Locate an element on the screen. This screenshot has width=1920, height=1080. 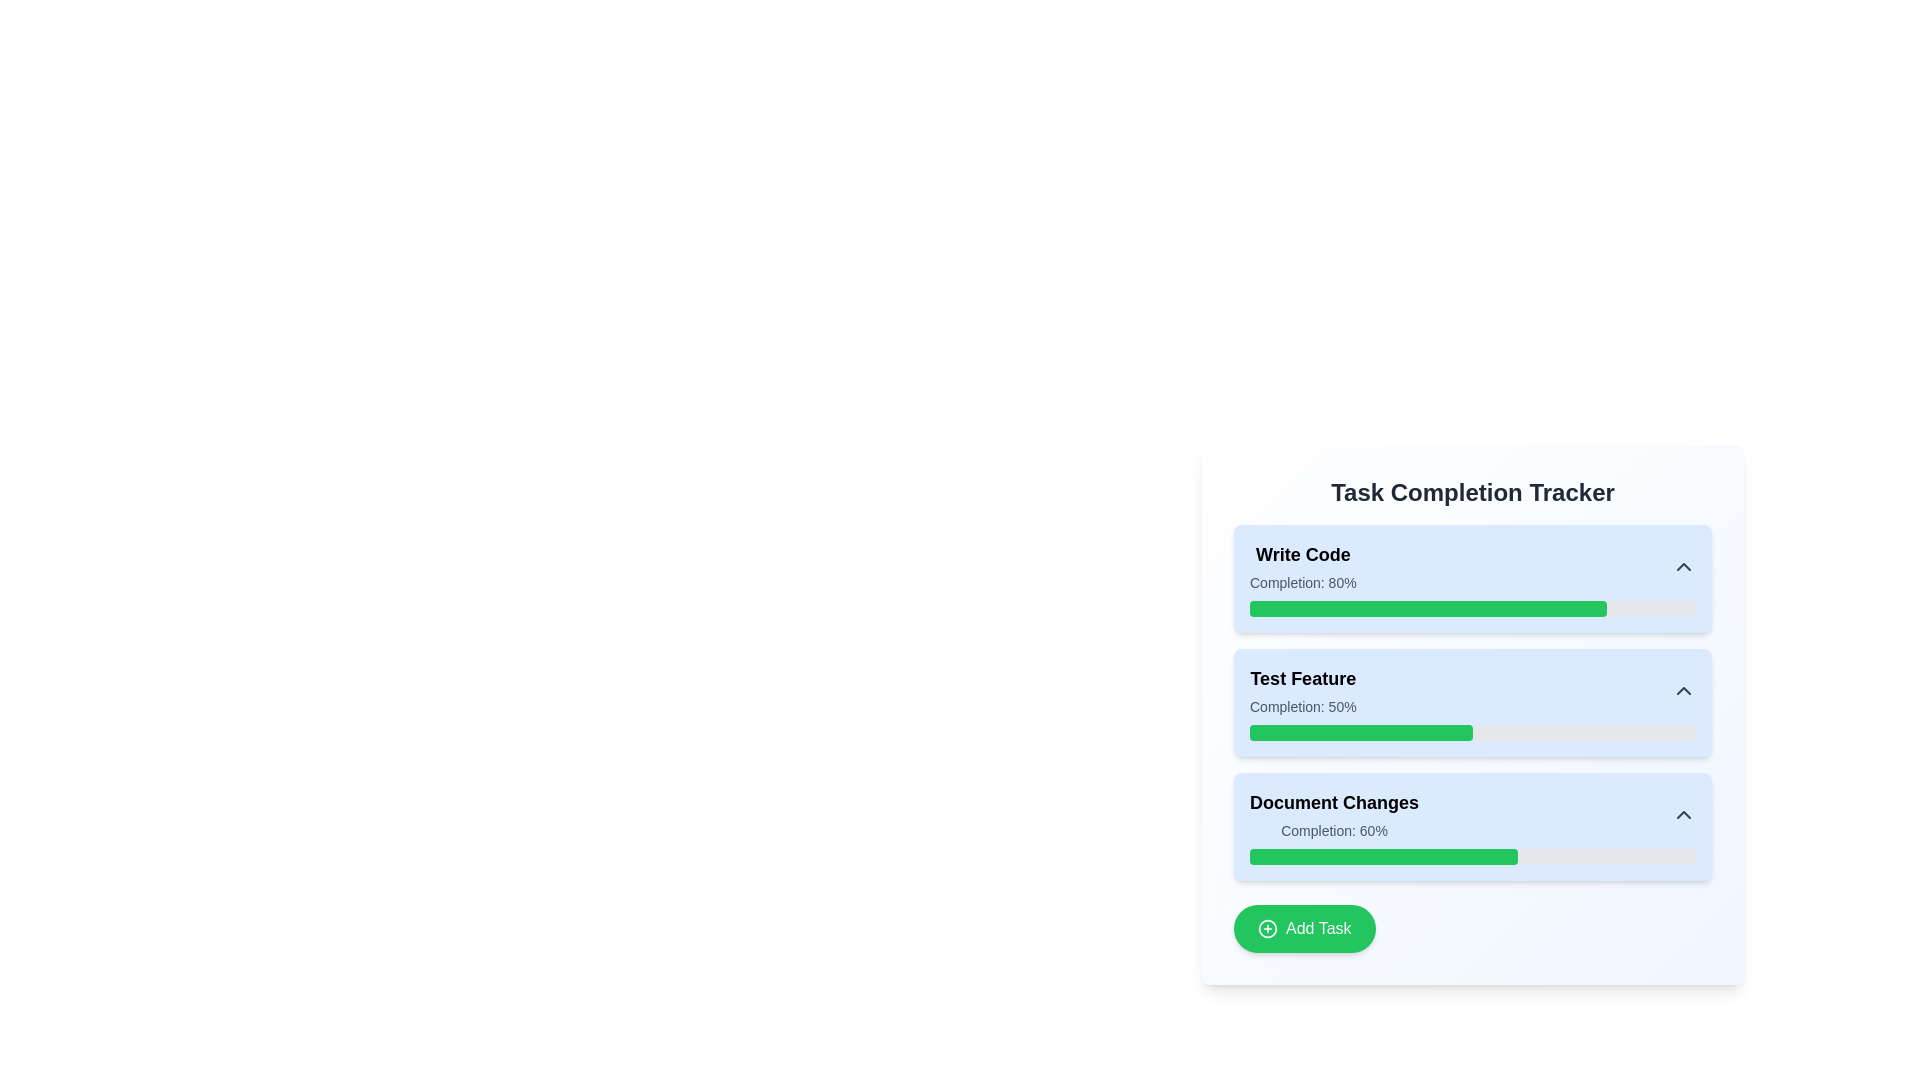
the header text label that indicates the purpose of the section for tracking task completion status is located at coordinates (1473, 493).